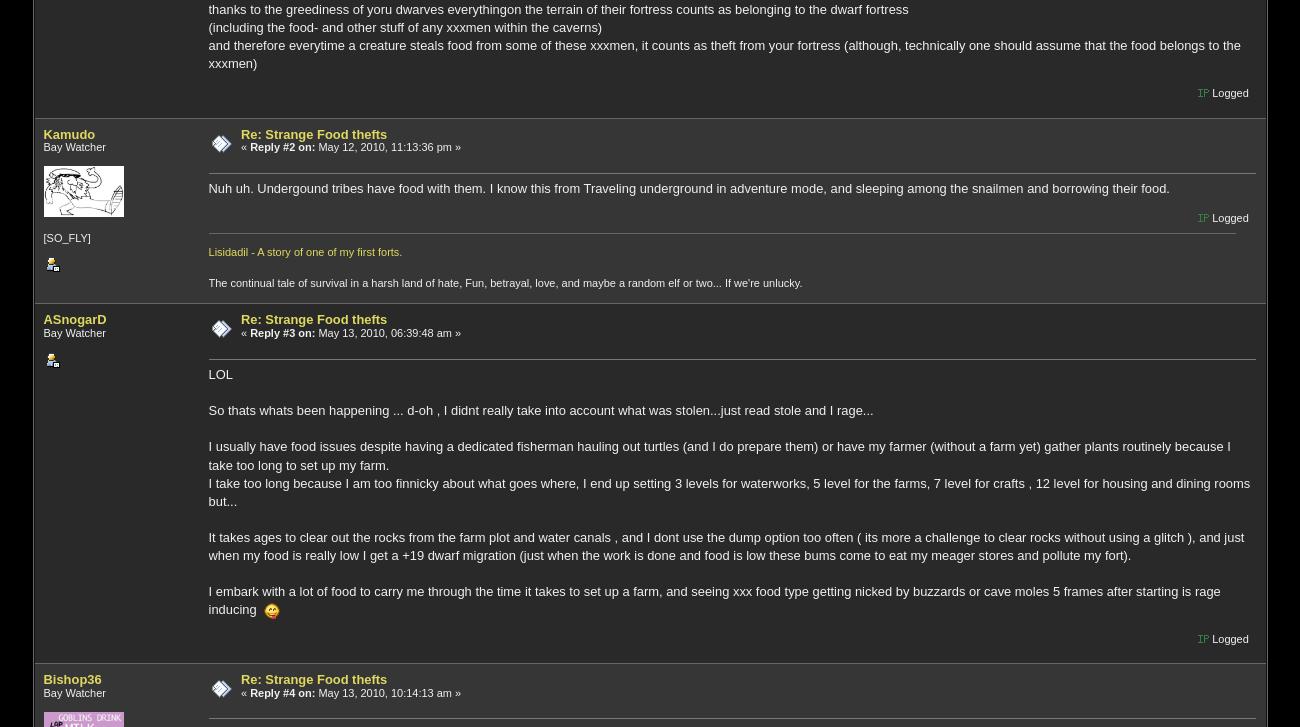  I want to click on 'May 12, 2010, 11:13:36 pm »', so click(388, 146).